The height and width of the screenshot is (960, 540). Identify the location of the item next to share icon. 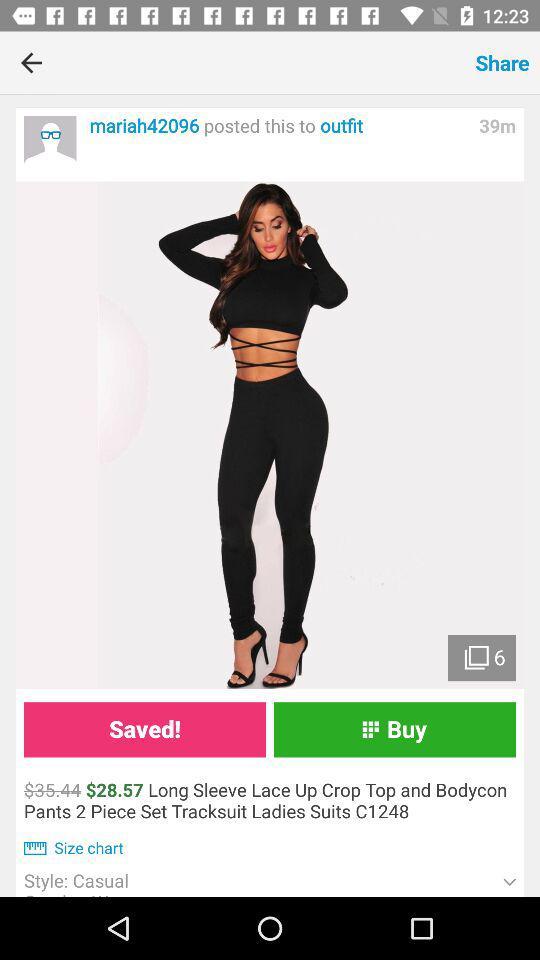
(264, 62).